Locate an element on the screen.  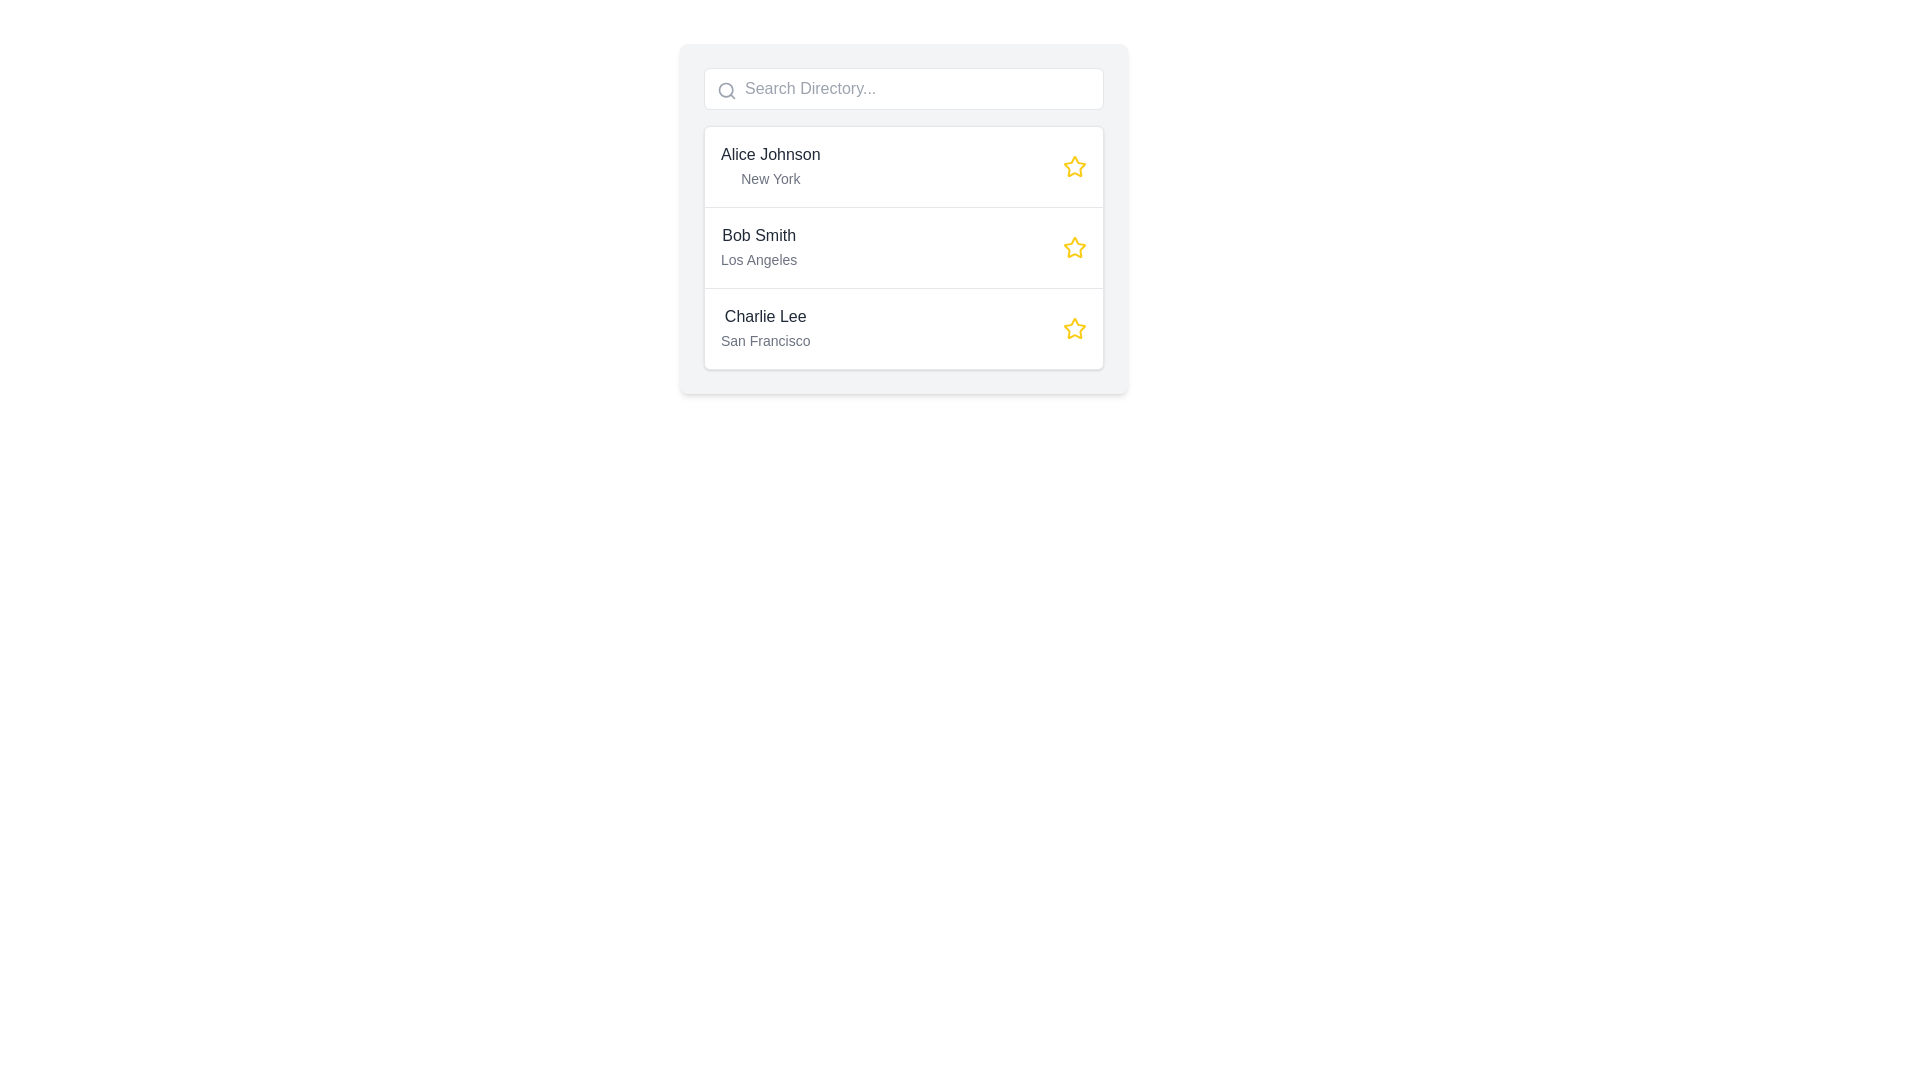
the text display containing 'Bob Smith' and 'Los Angeles' is located at coordinates (758, 246).